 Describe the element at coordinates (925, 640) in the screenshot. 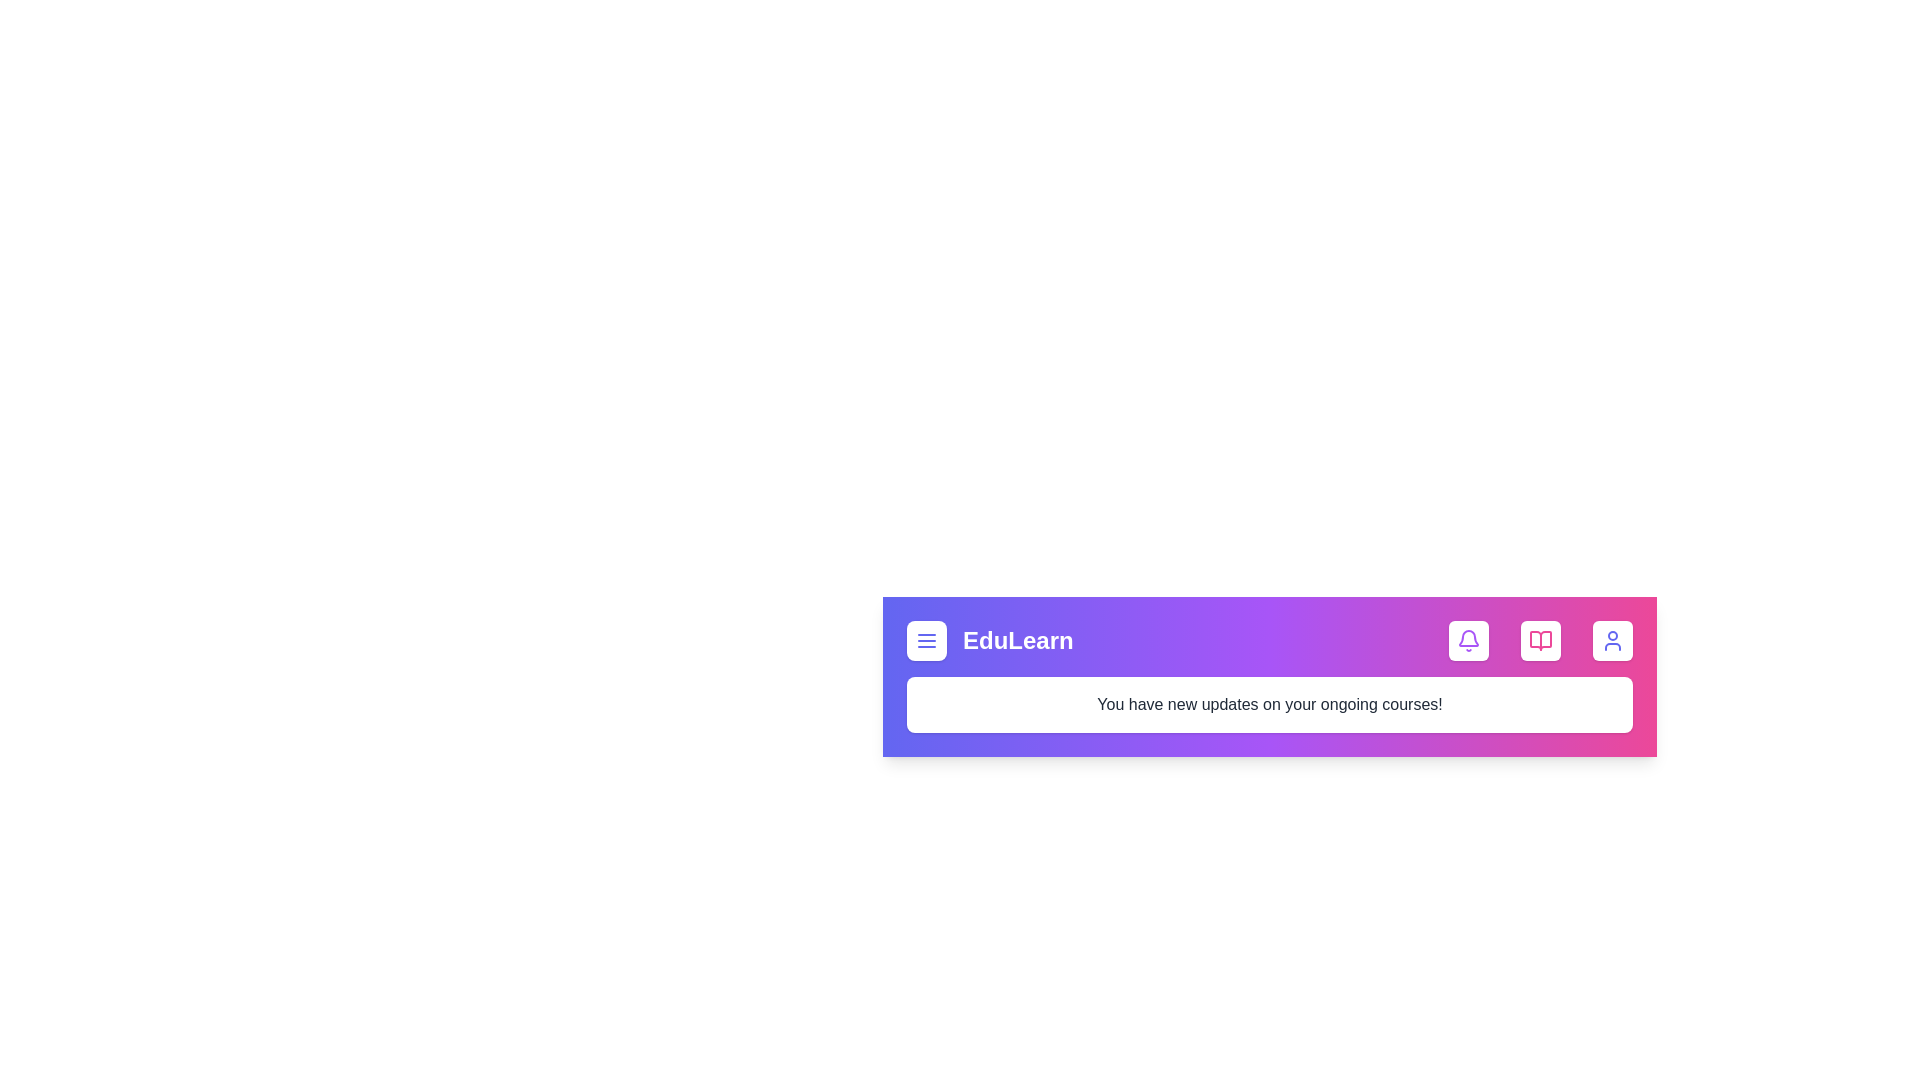

I see `the menu button to open the navigation menu` at that location.